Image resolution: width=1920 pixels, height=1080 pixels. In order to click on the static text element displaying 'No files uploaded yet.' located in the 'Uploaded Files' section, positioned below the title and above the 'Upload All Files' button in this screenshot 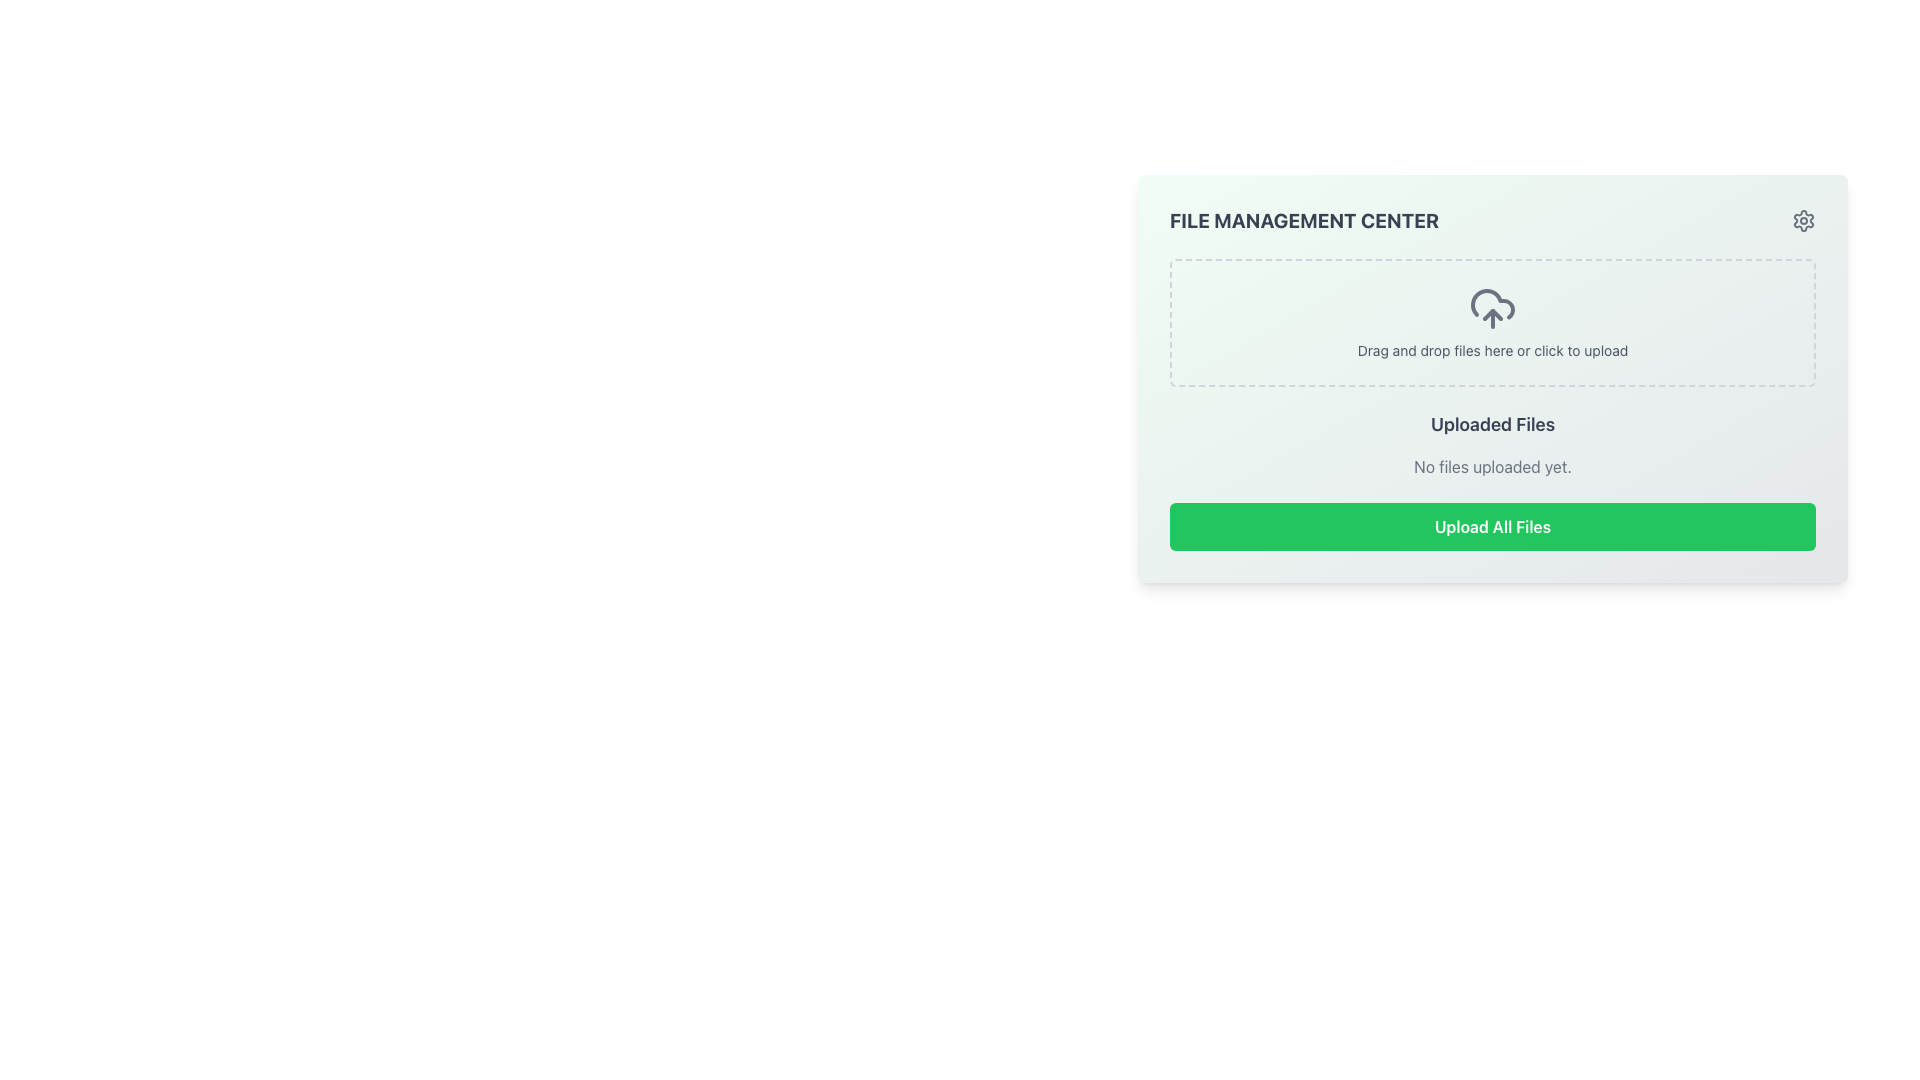, I will do `click(1492, 466)`.